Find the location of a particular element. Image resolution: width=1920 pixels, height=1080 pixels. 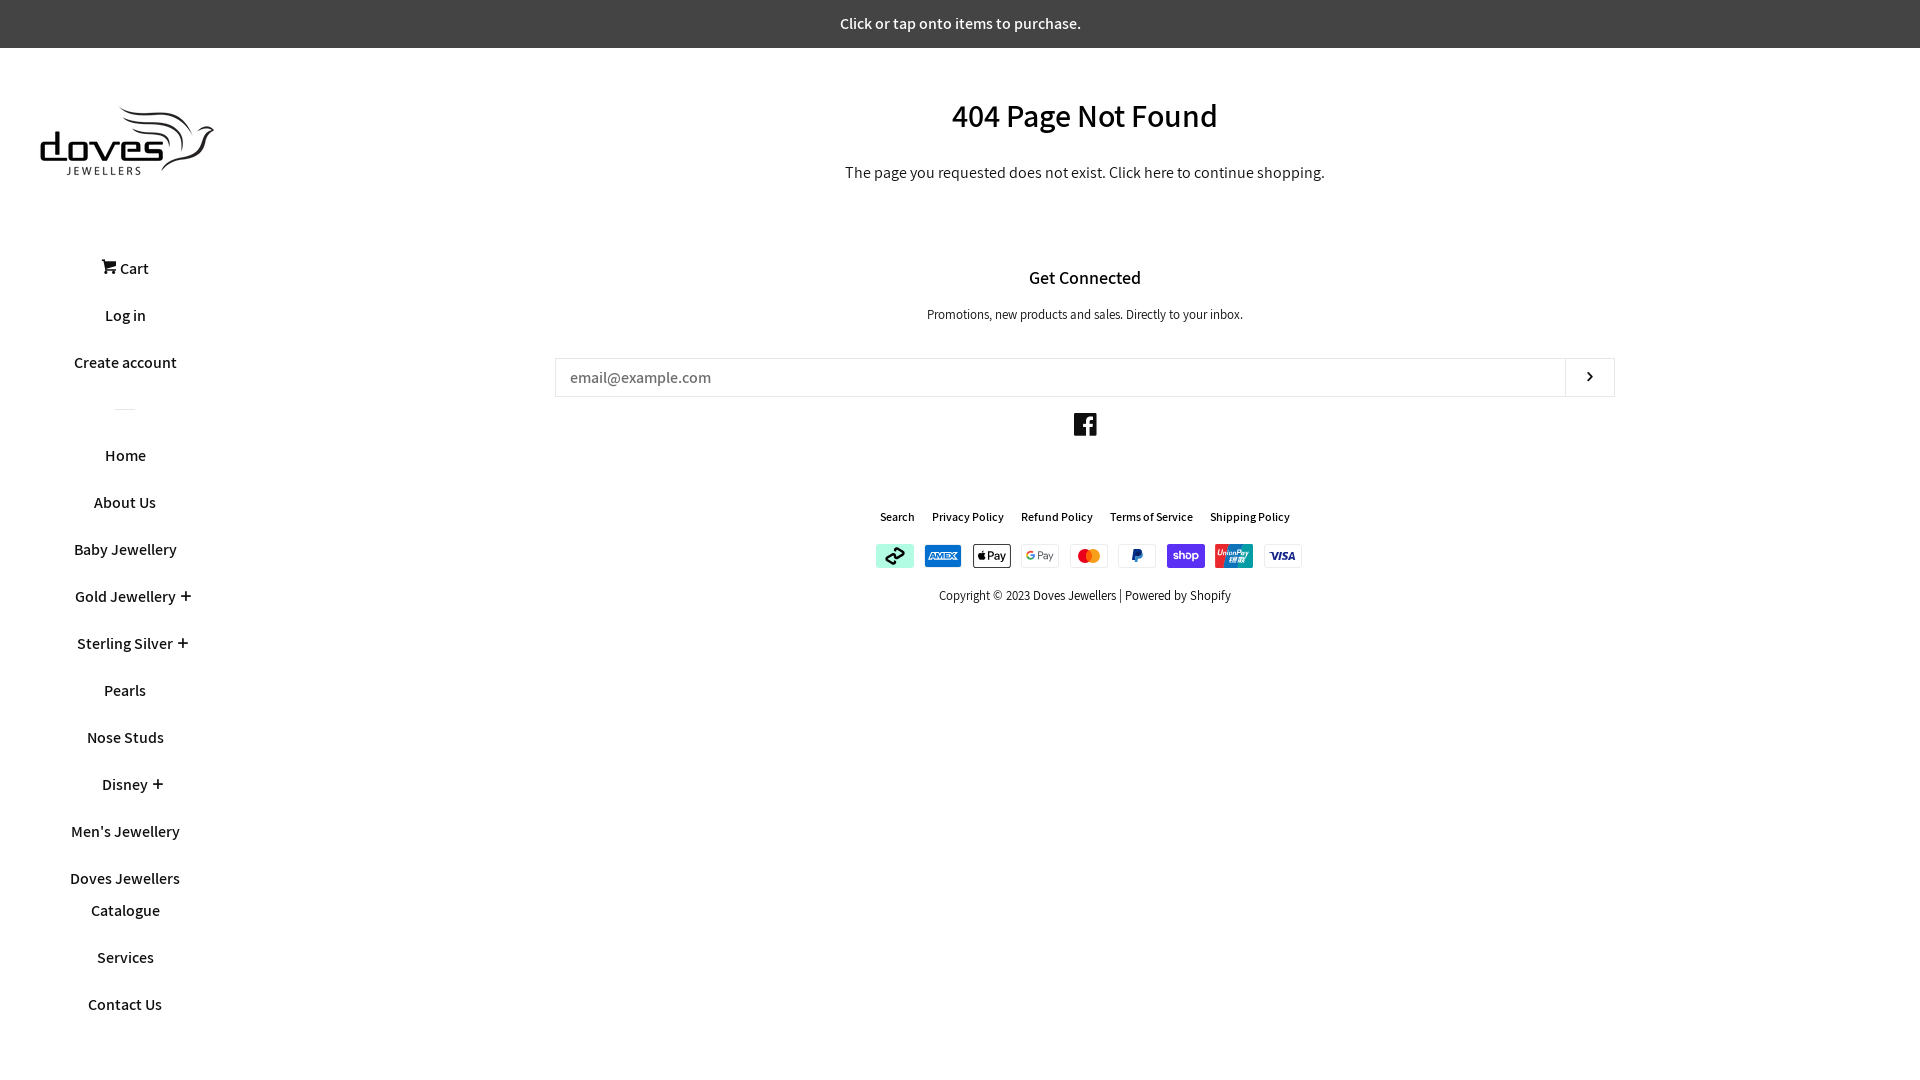

'Contact Us' is located at coordinates (123, 1012).